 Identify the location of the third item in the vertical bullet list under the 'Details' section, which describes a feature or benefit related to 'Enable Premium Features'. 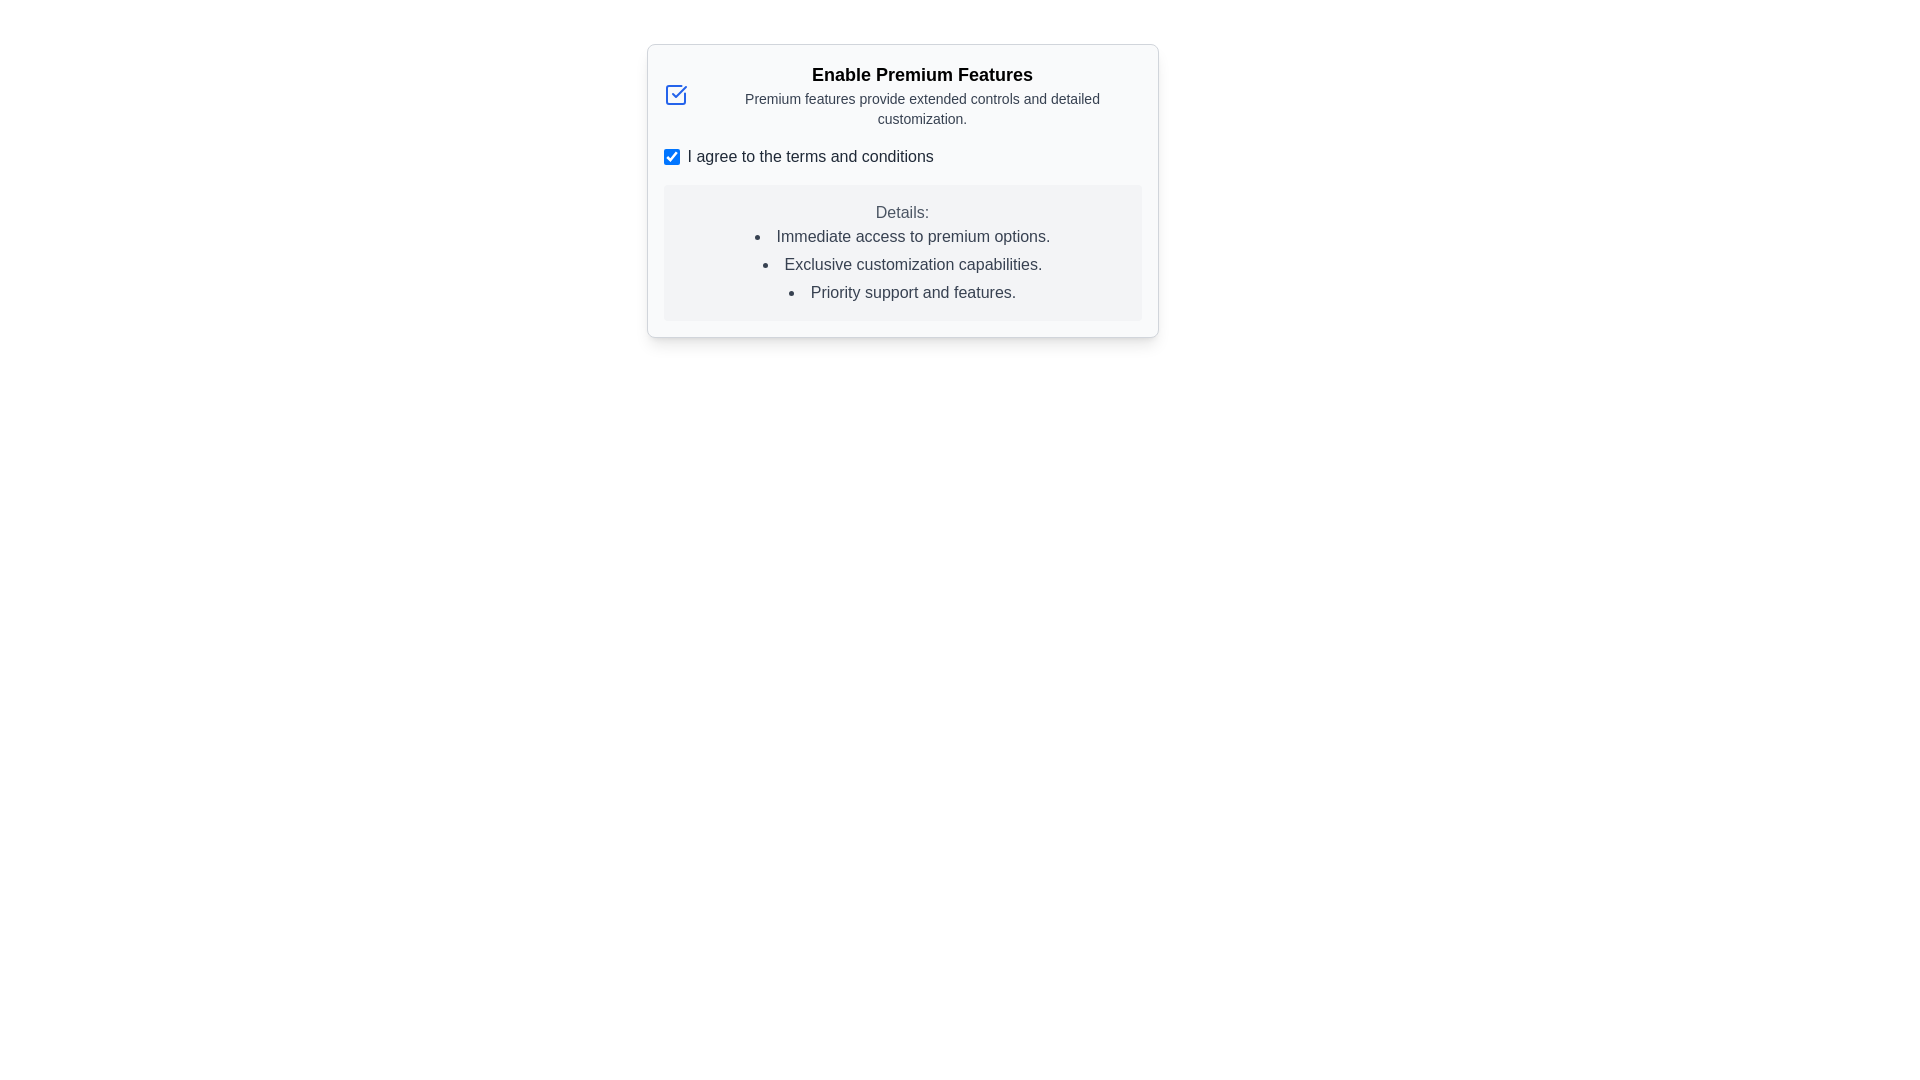
(901, 293).